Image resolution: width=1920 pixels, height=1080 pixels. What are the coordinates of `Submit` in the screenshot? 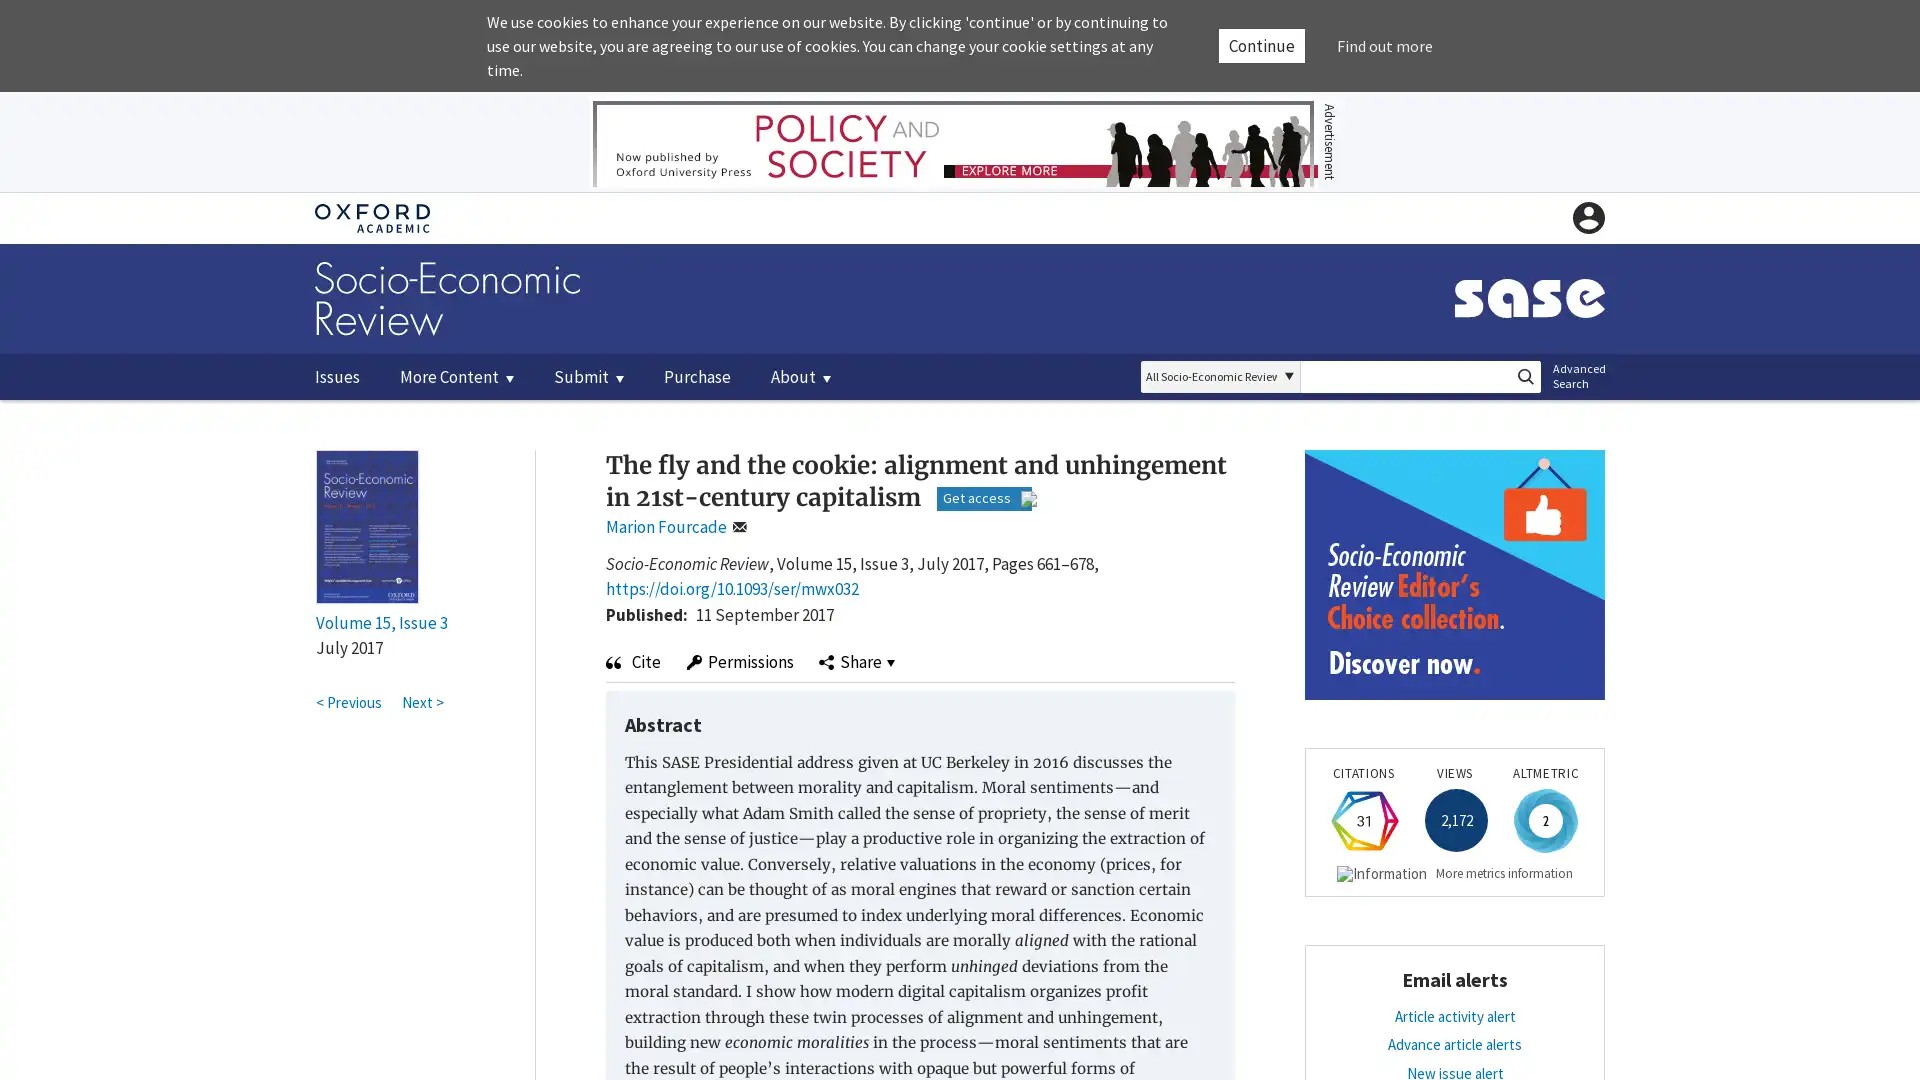 It's located at (588, 375).